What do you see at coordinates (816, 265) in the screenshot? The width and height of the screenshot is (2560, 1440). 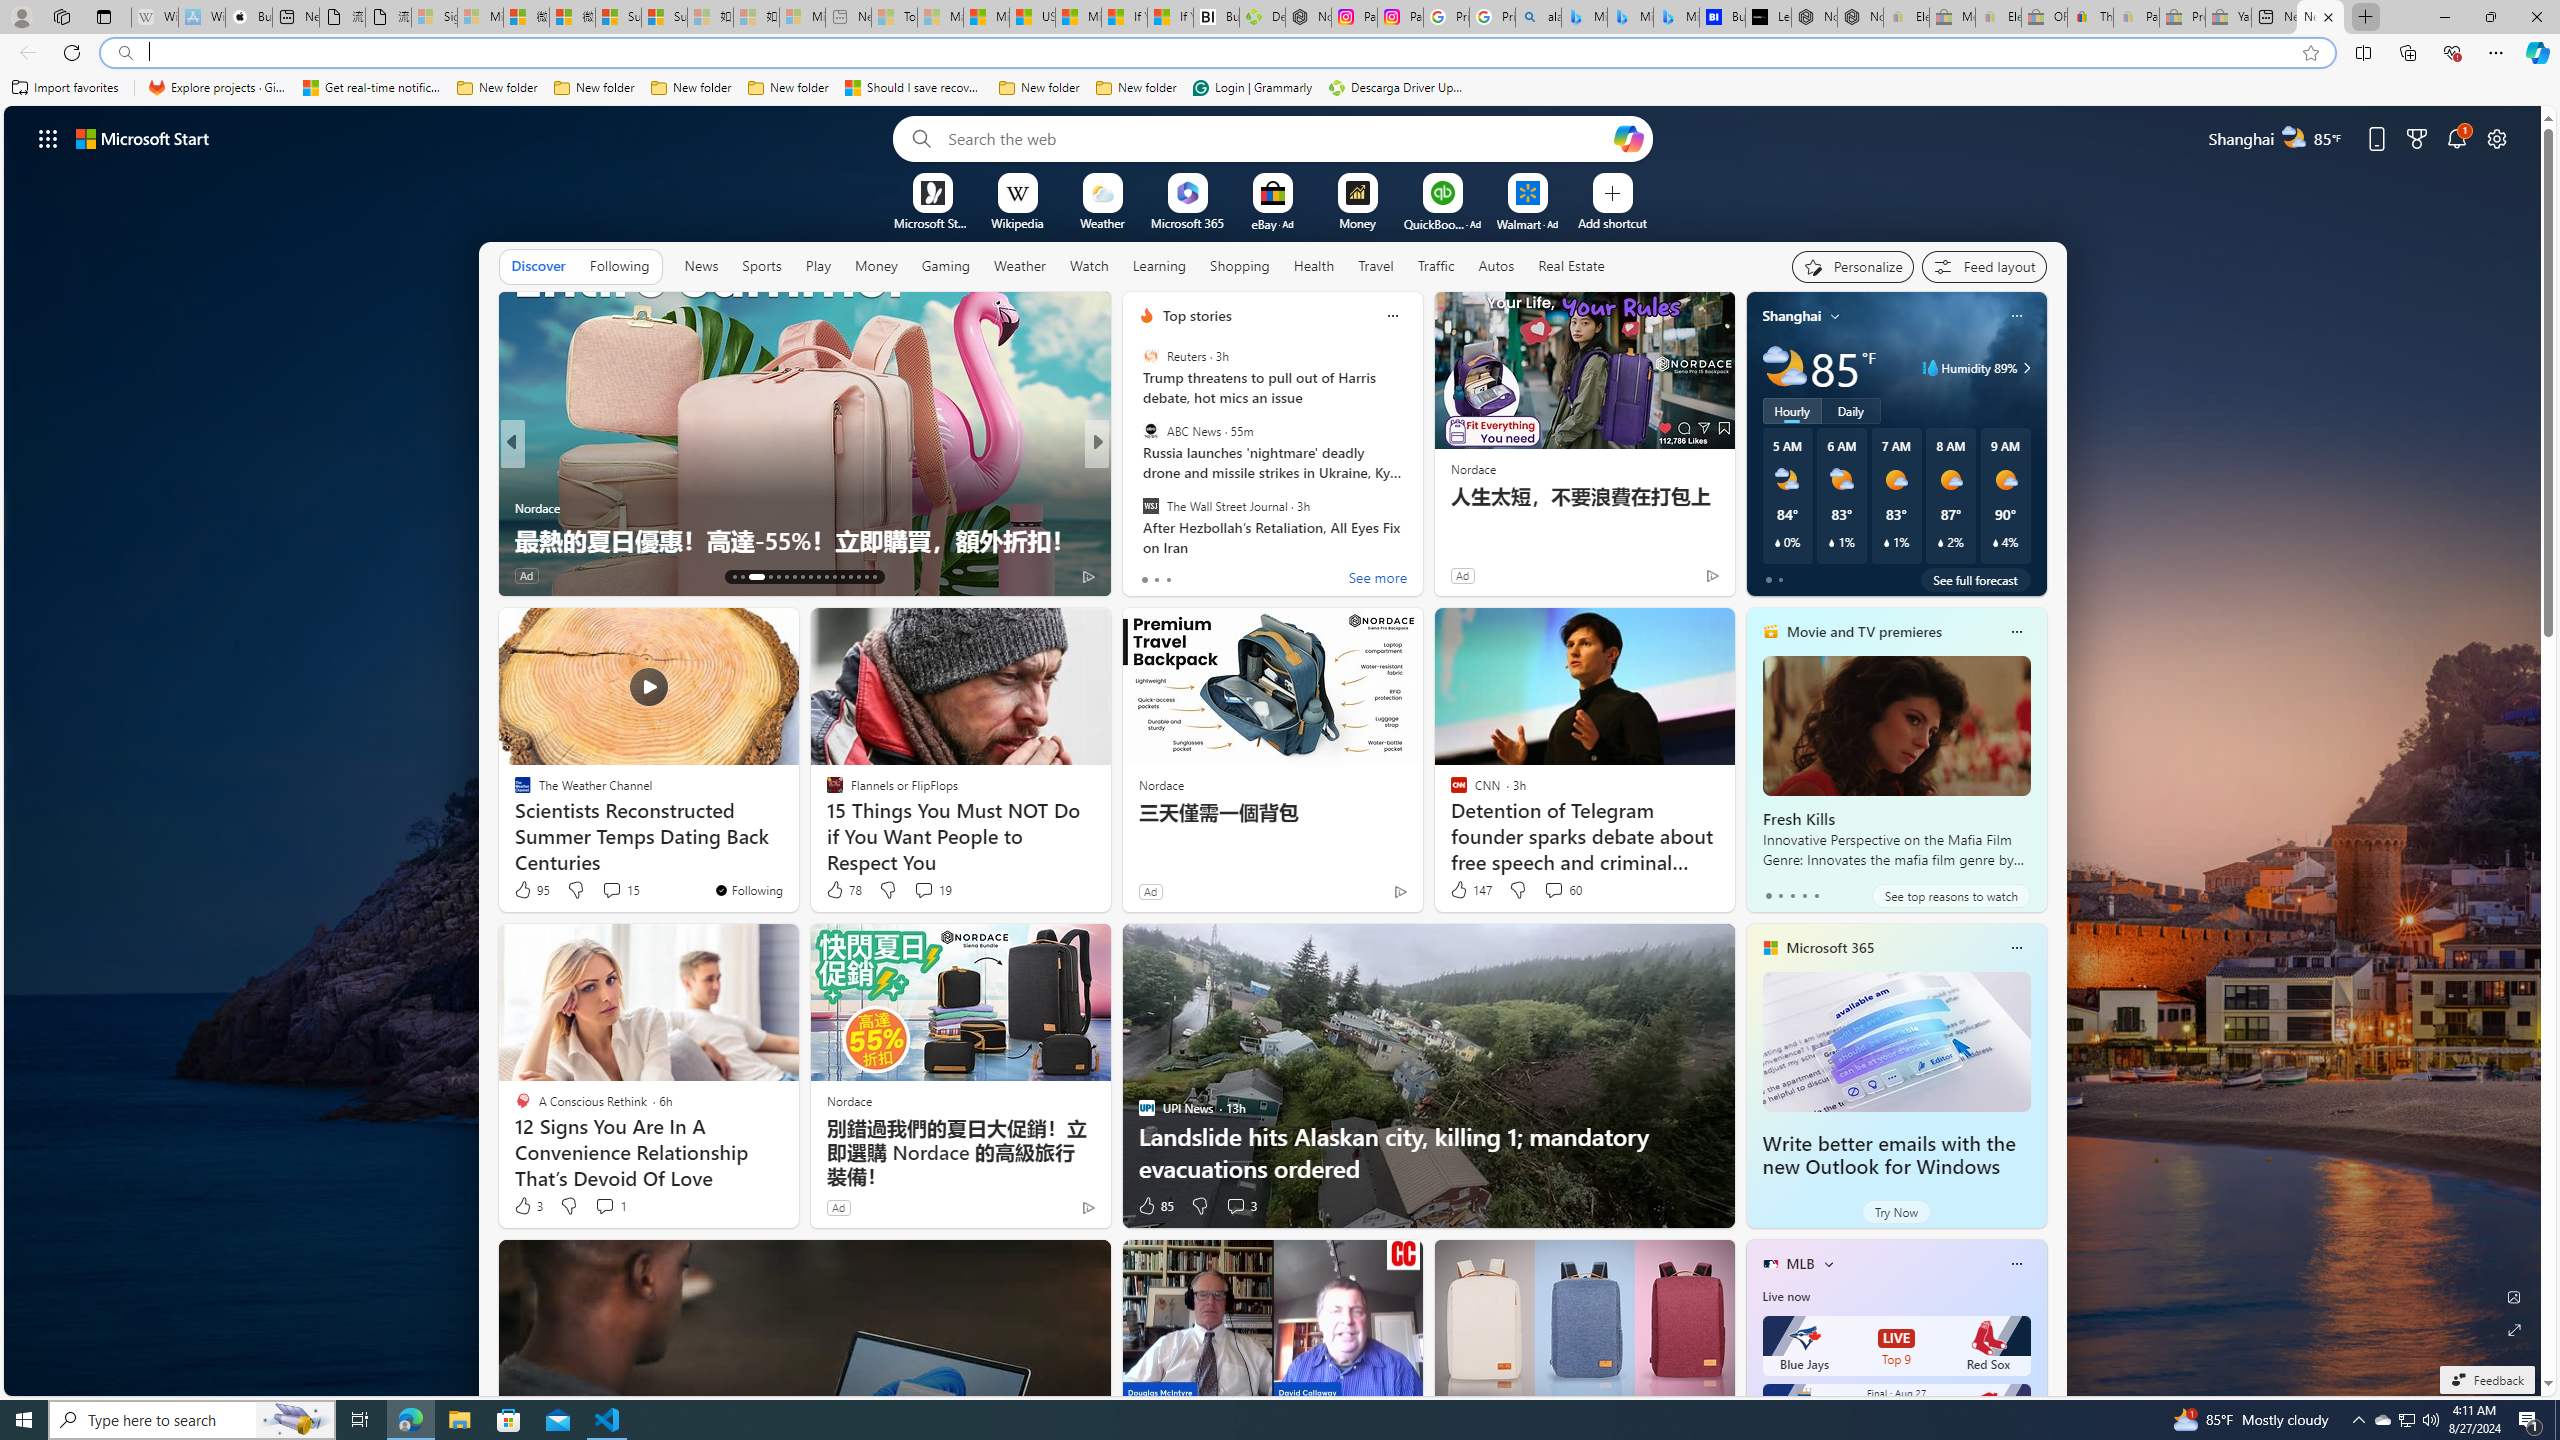 I see `'Play'` at bounding box center [816, 265].